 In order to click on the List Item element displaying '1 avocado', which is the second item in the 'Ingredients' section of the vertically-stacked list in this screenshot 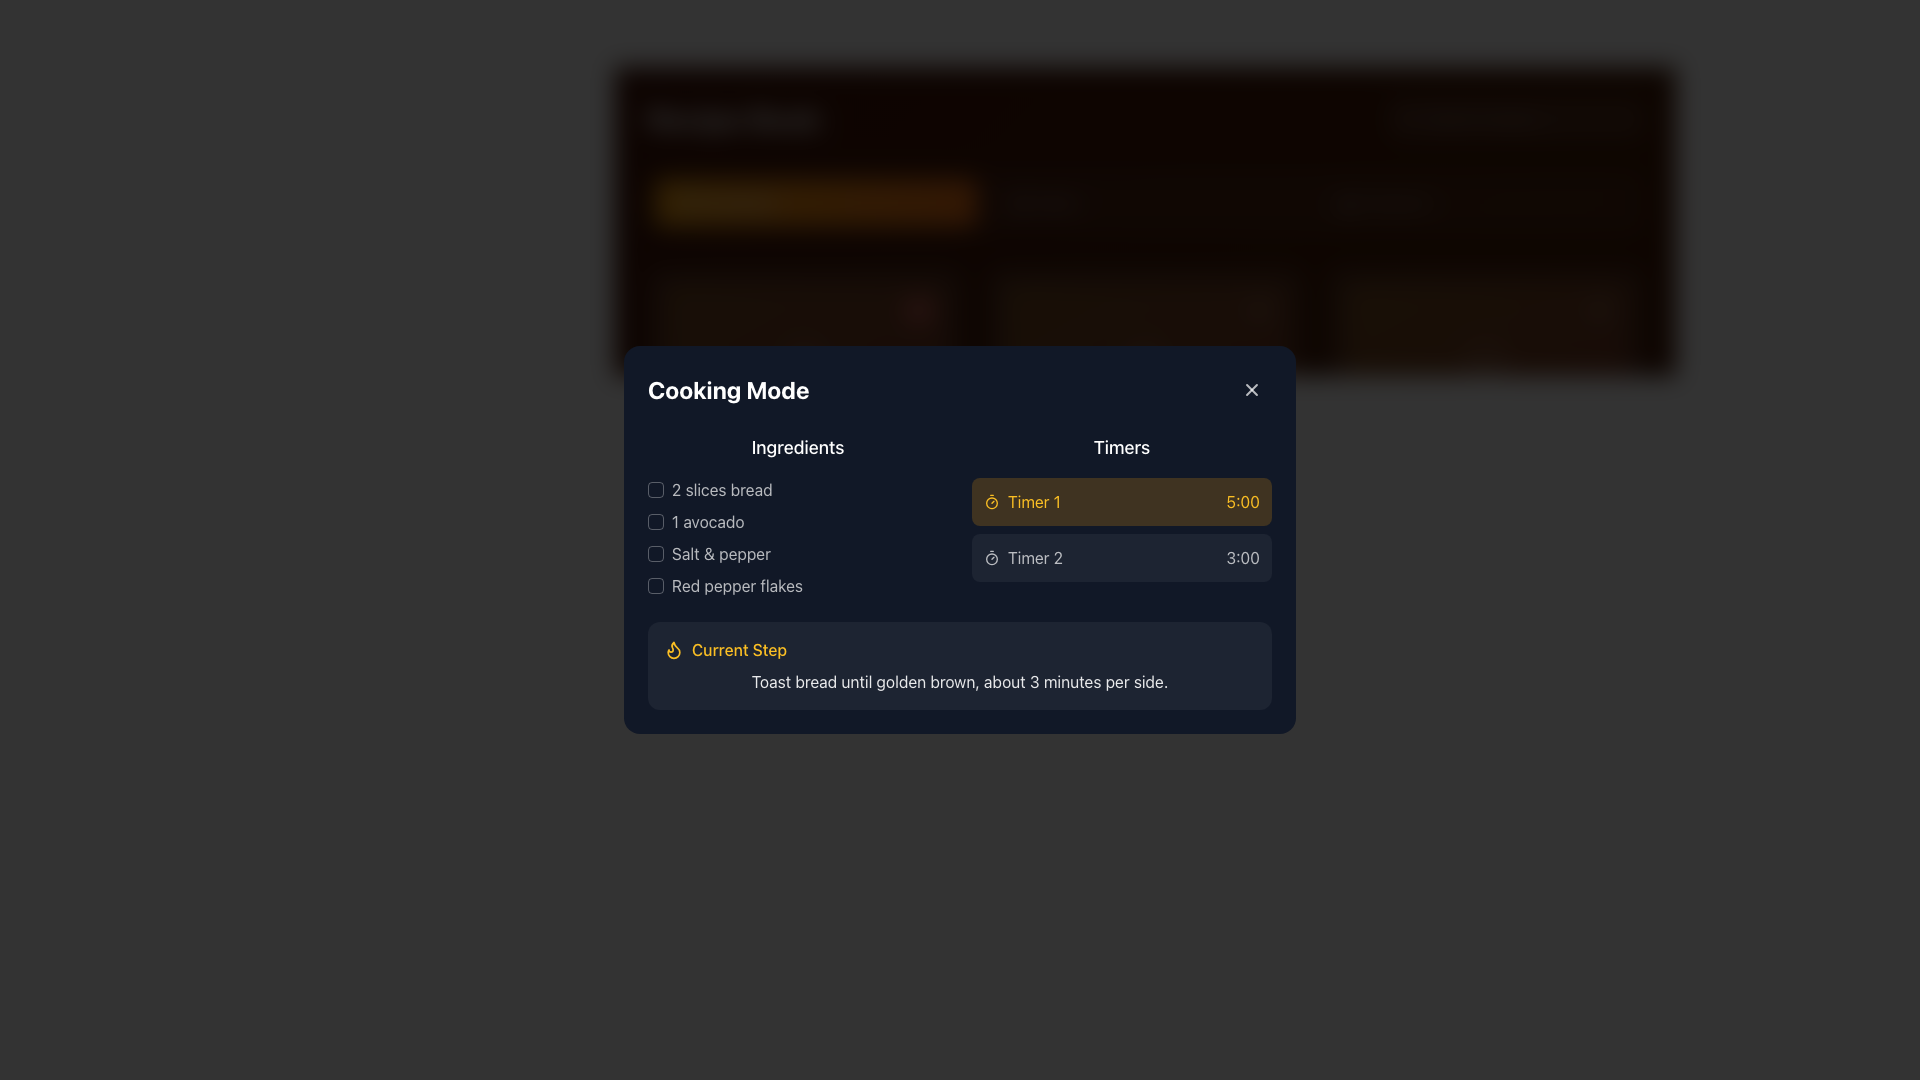, I will do `click(796, 520)`.